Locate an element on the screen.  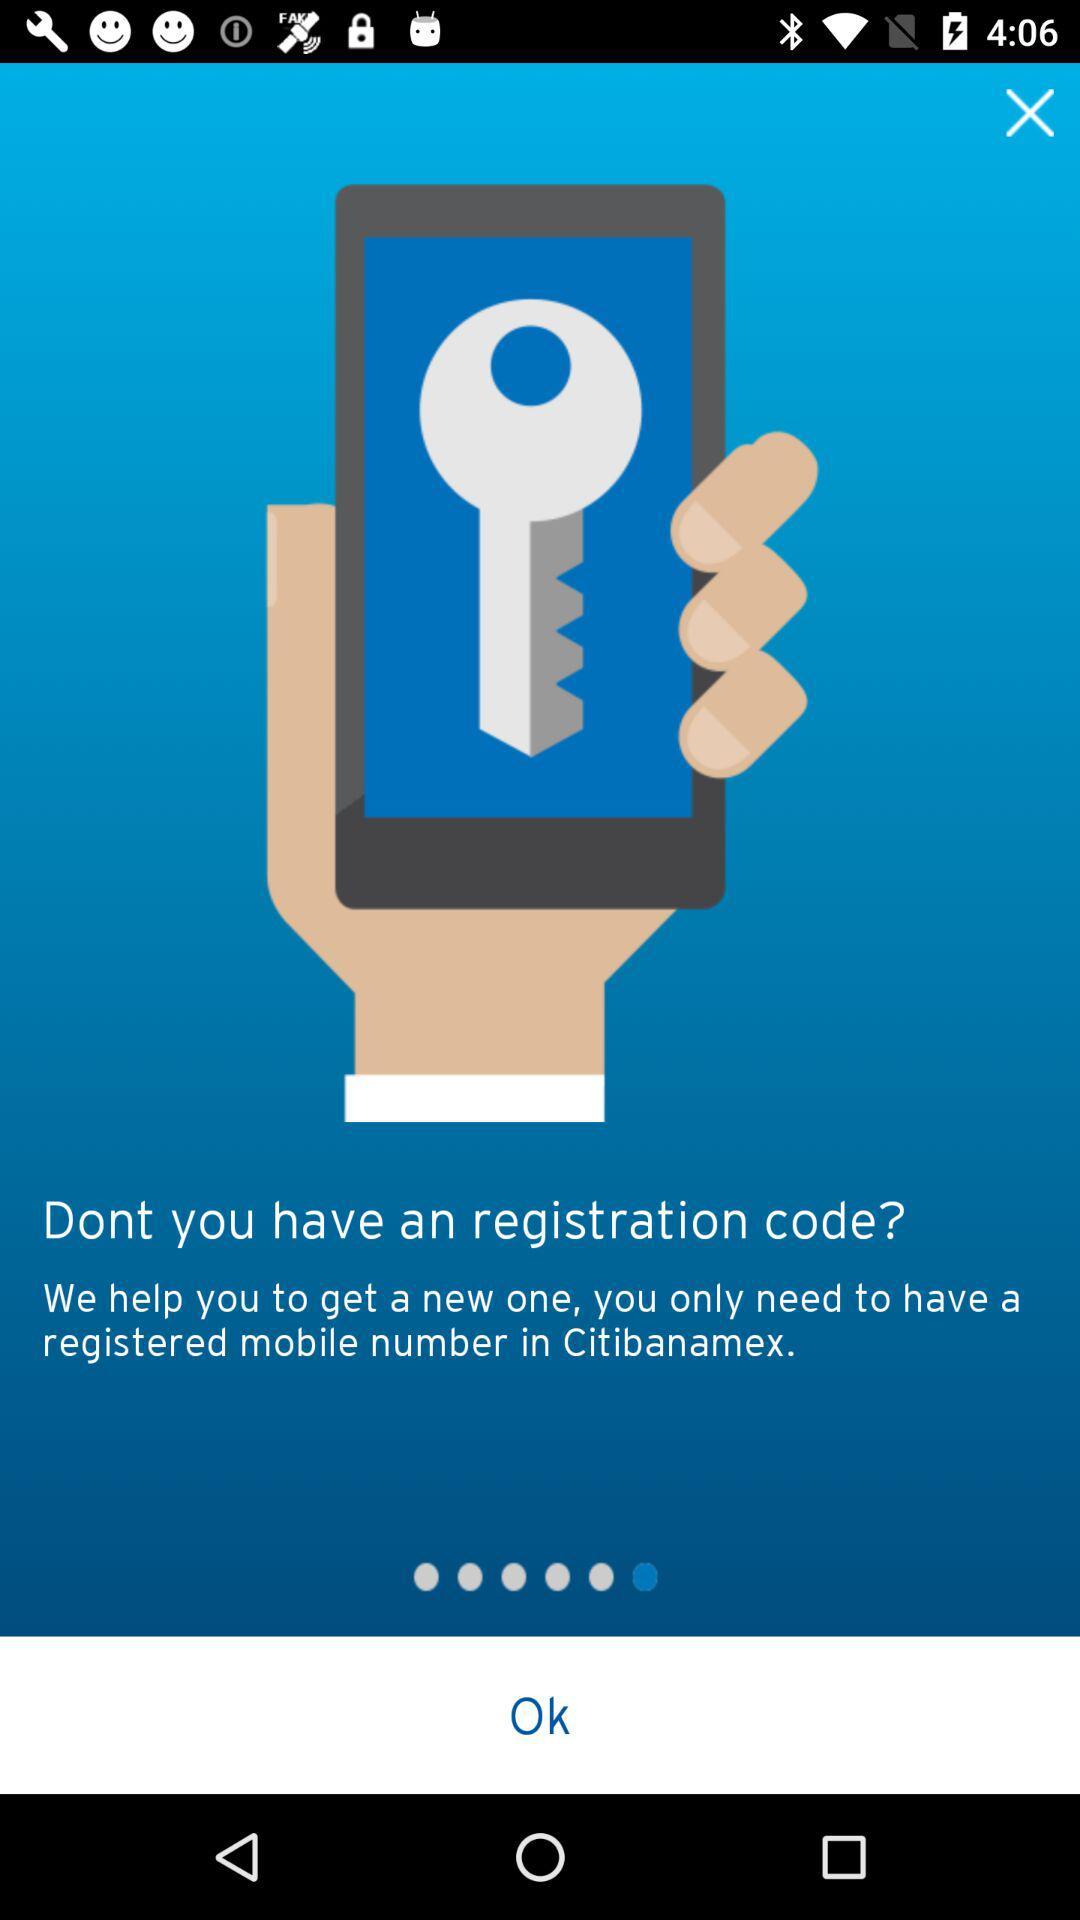
to choose is located at coordinates (1030, 111).